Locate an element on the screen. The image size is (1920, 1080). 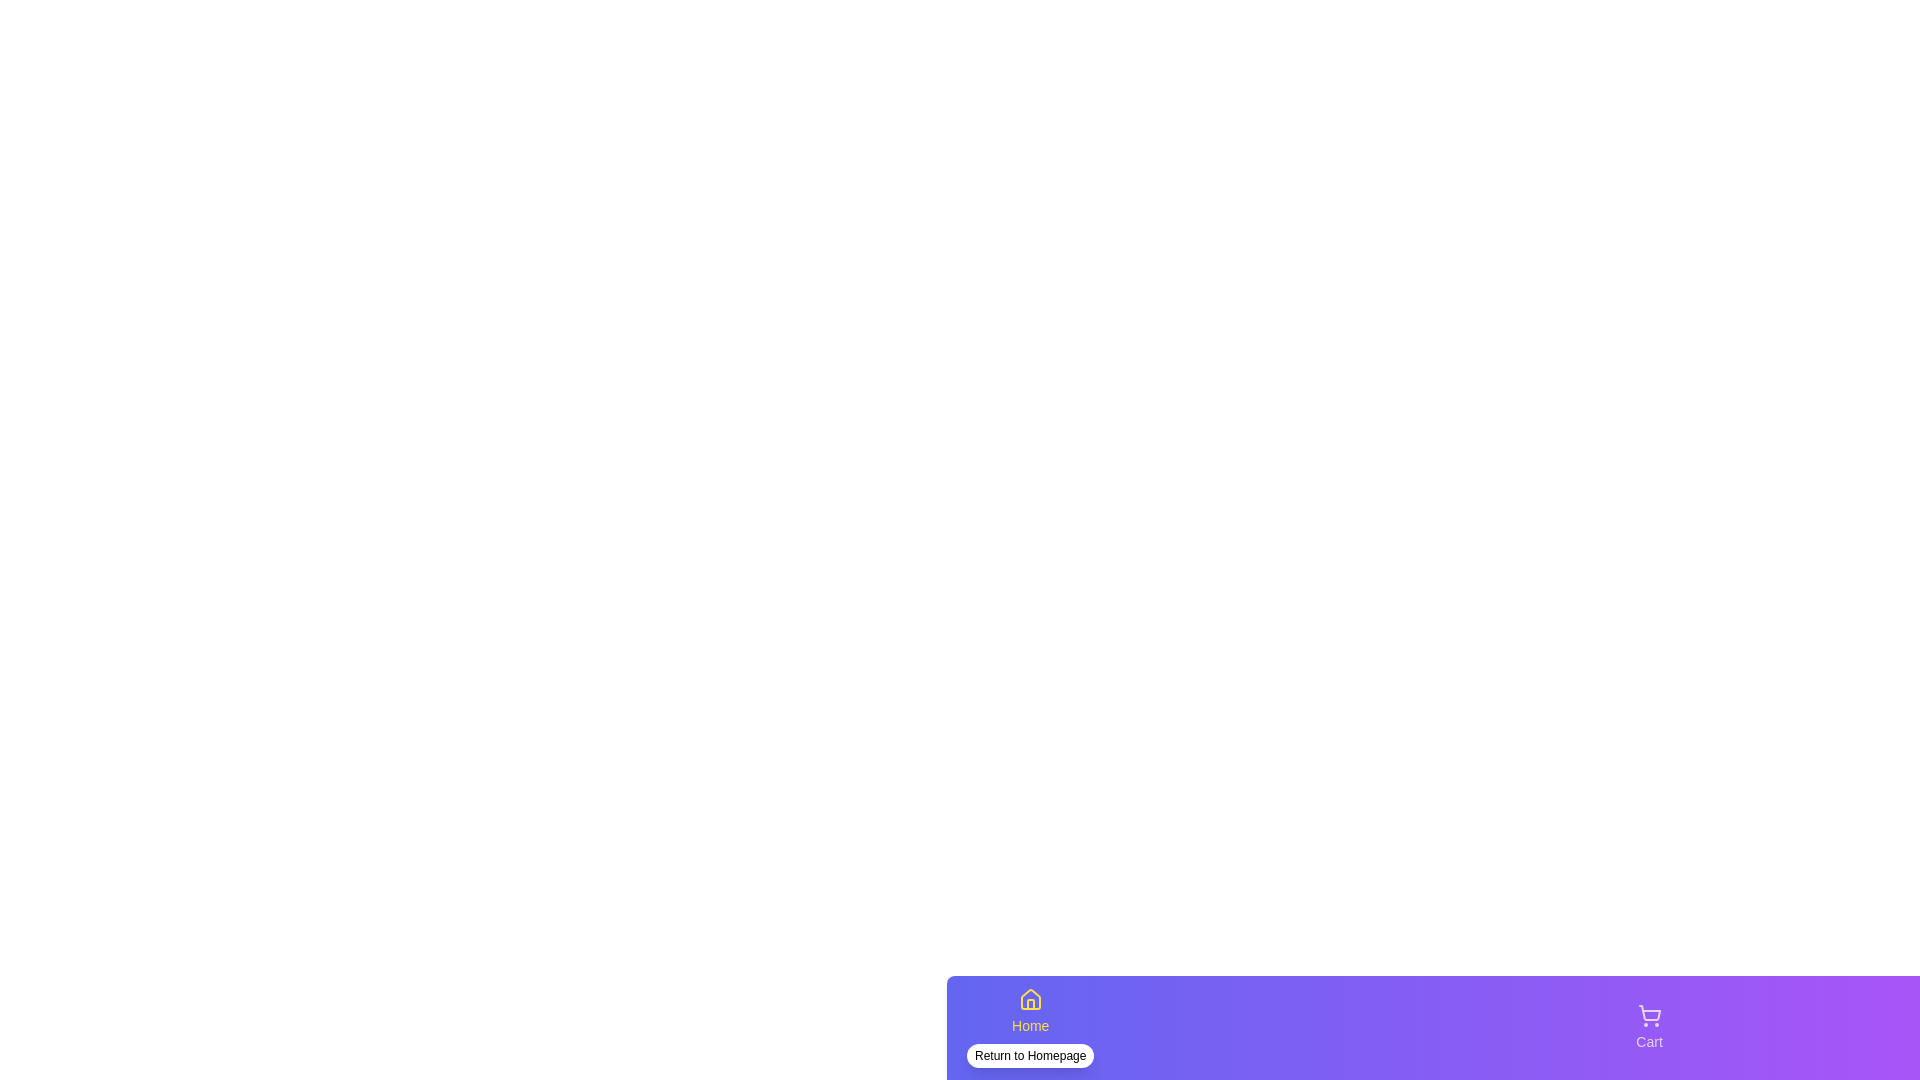
the tab labeled Cart to view its visual feedback is located at coordinates (1649, 1028).